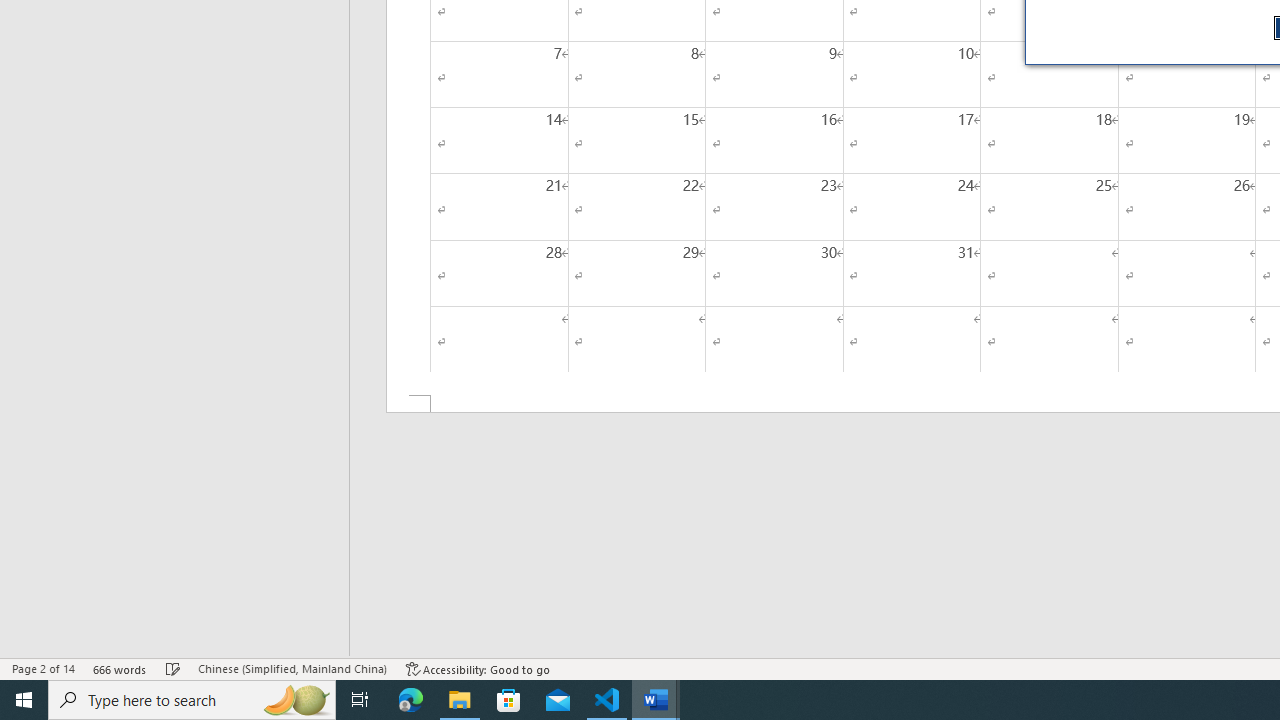 The height and width of the screenshot is (720, 1280). Describe the element at coordinates (294, 698) in the screenshot. I see `'Search highlights icon opens search home window'` at that location.